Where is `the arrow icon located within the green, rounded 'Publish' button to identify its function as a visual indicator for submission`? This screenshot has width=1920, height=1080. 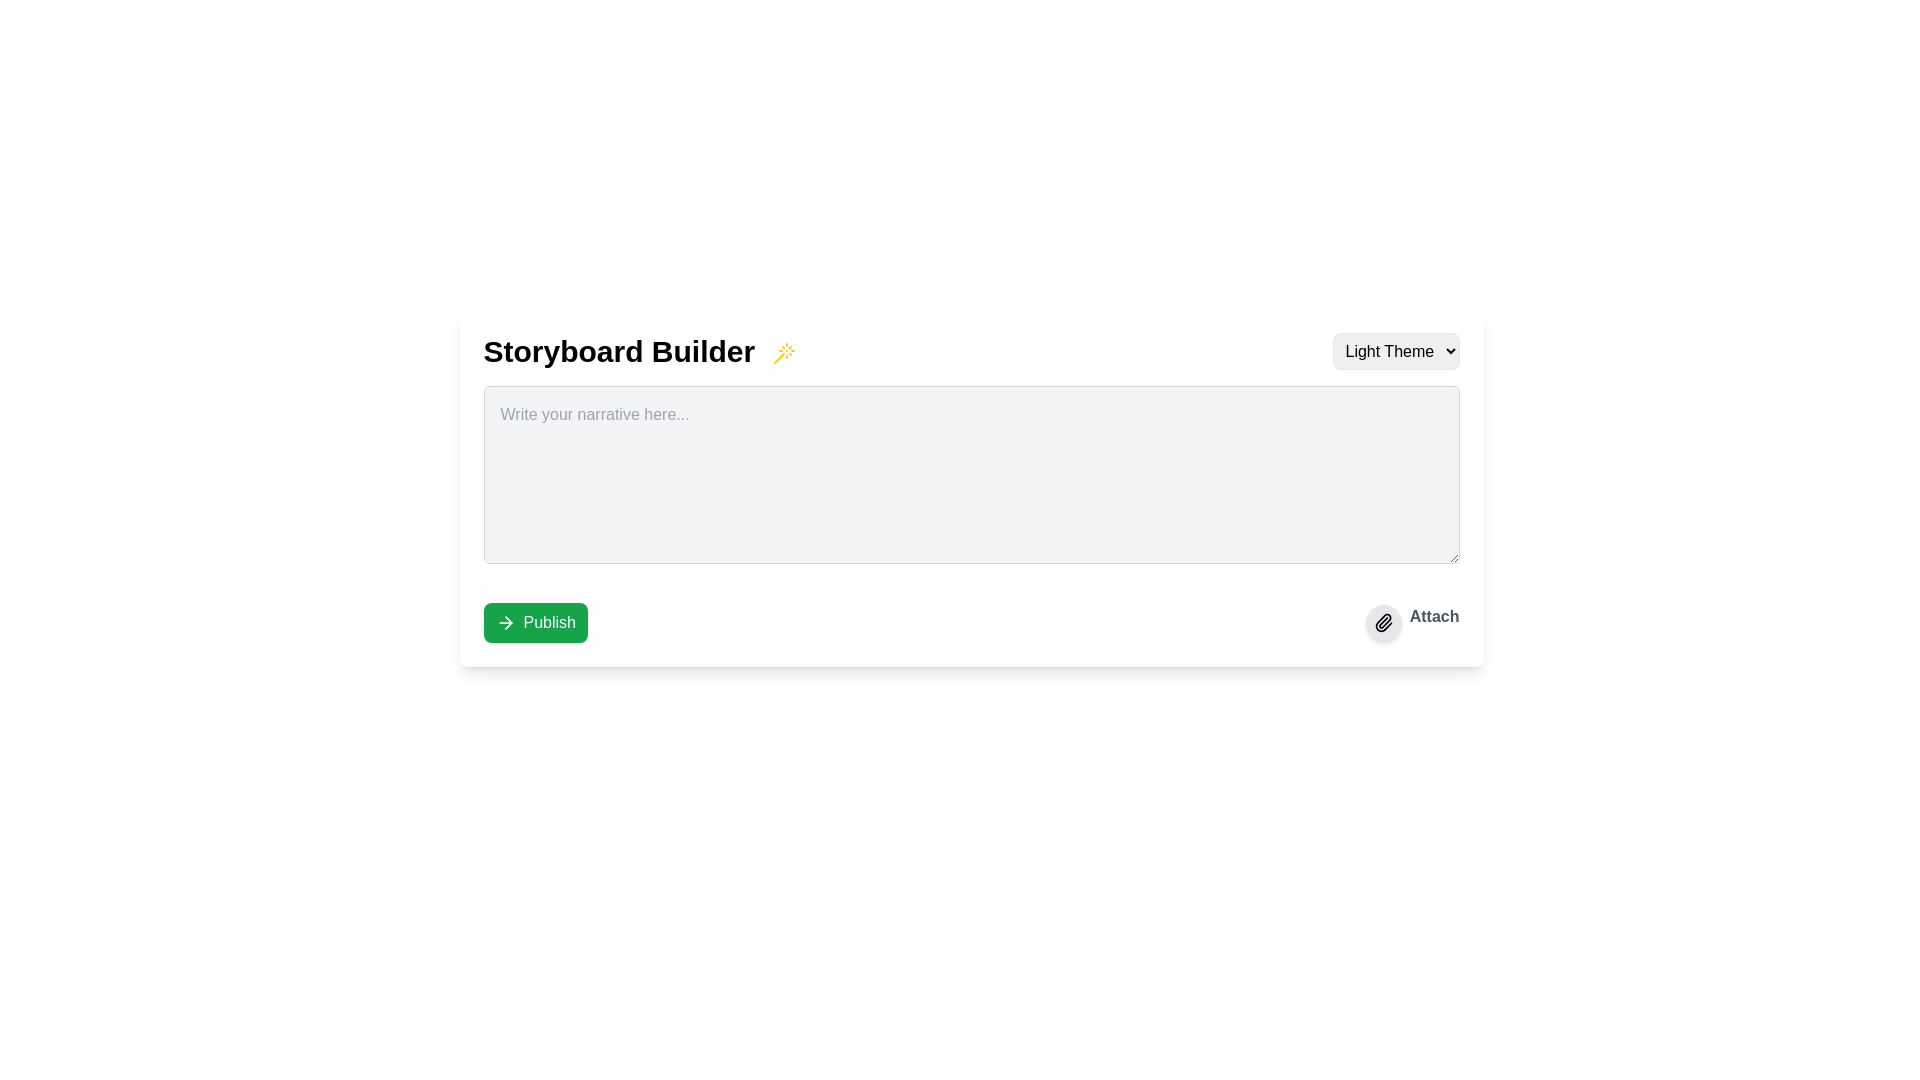
the arrow icon located within the green, rounded 'Publish' button to identify its function as a visual indicator for submission is located at coordinates (505, 622).